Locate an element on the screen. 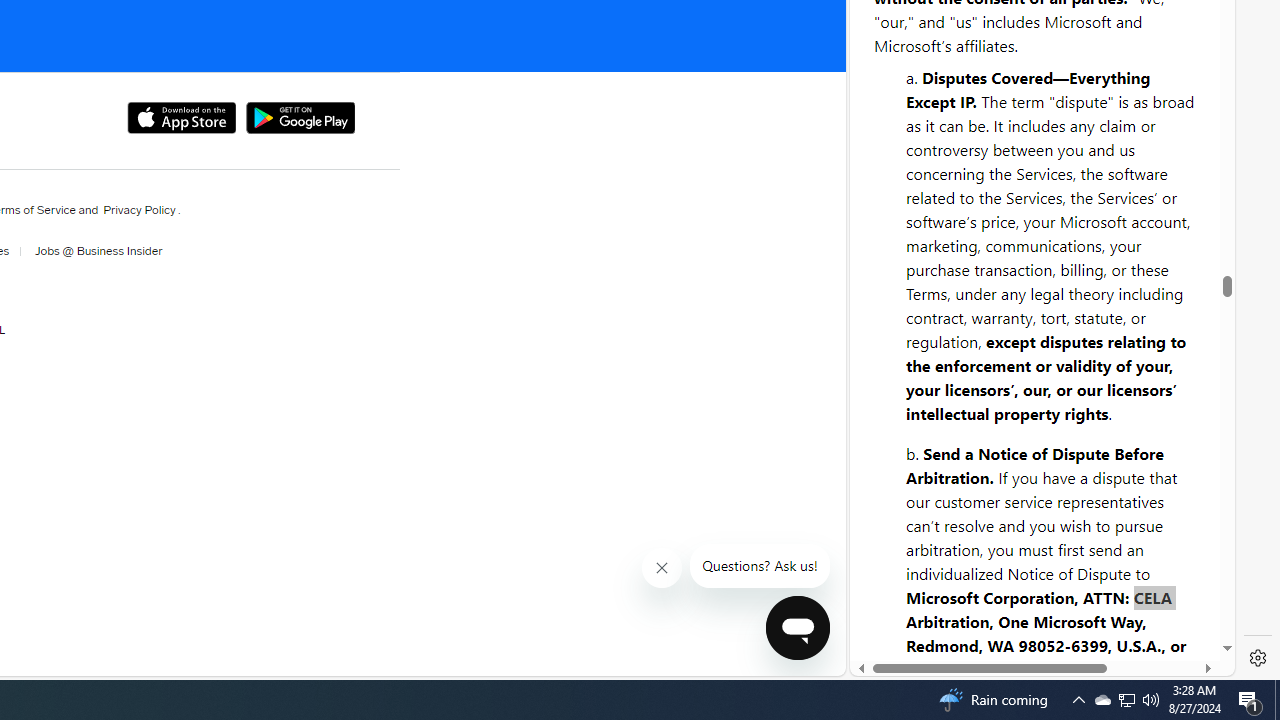  'Jobs @ Business Insider' is located at coordinates (91, 250).